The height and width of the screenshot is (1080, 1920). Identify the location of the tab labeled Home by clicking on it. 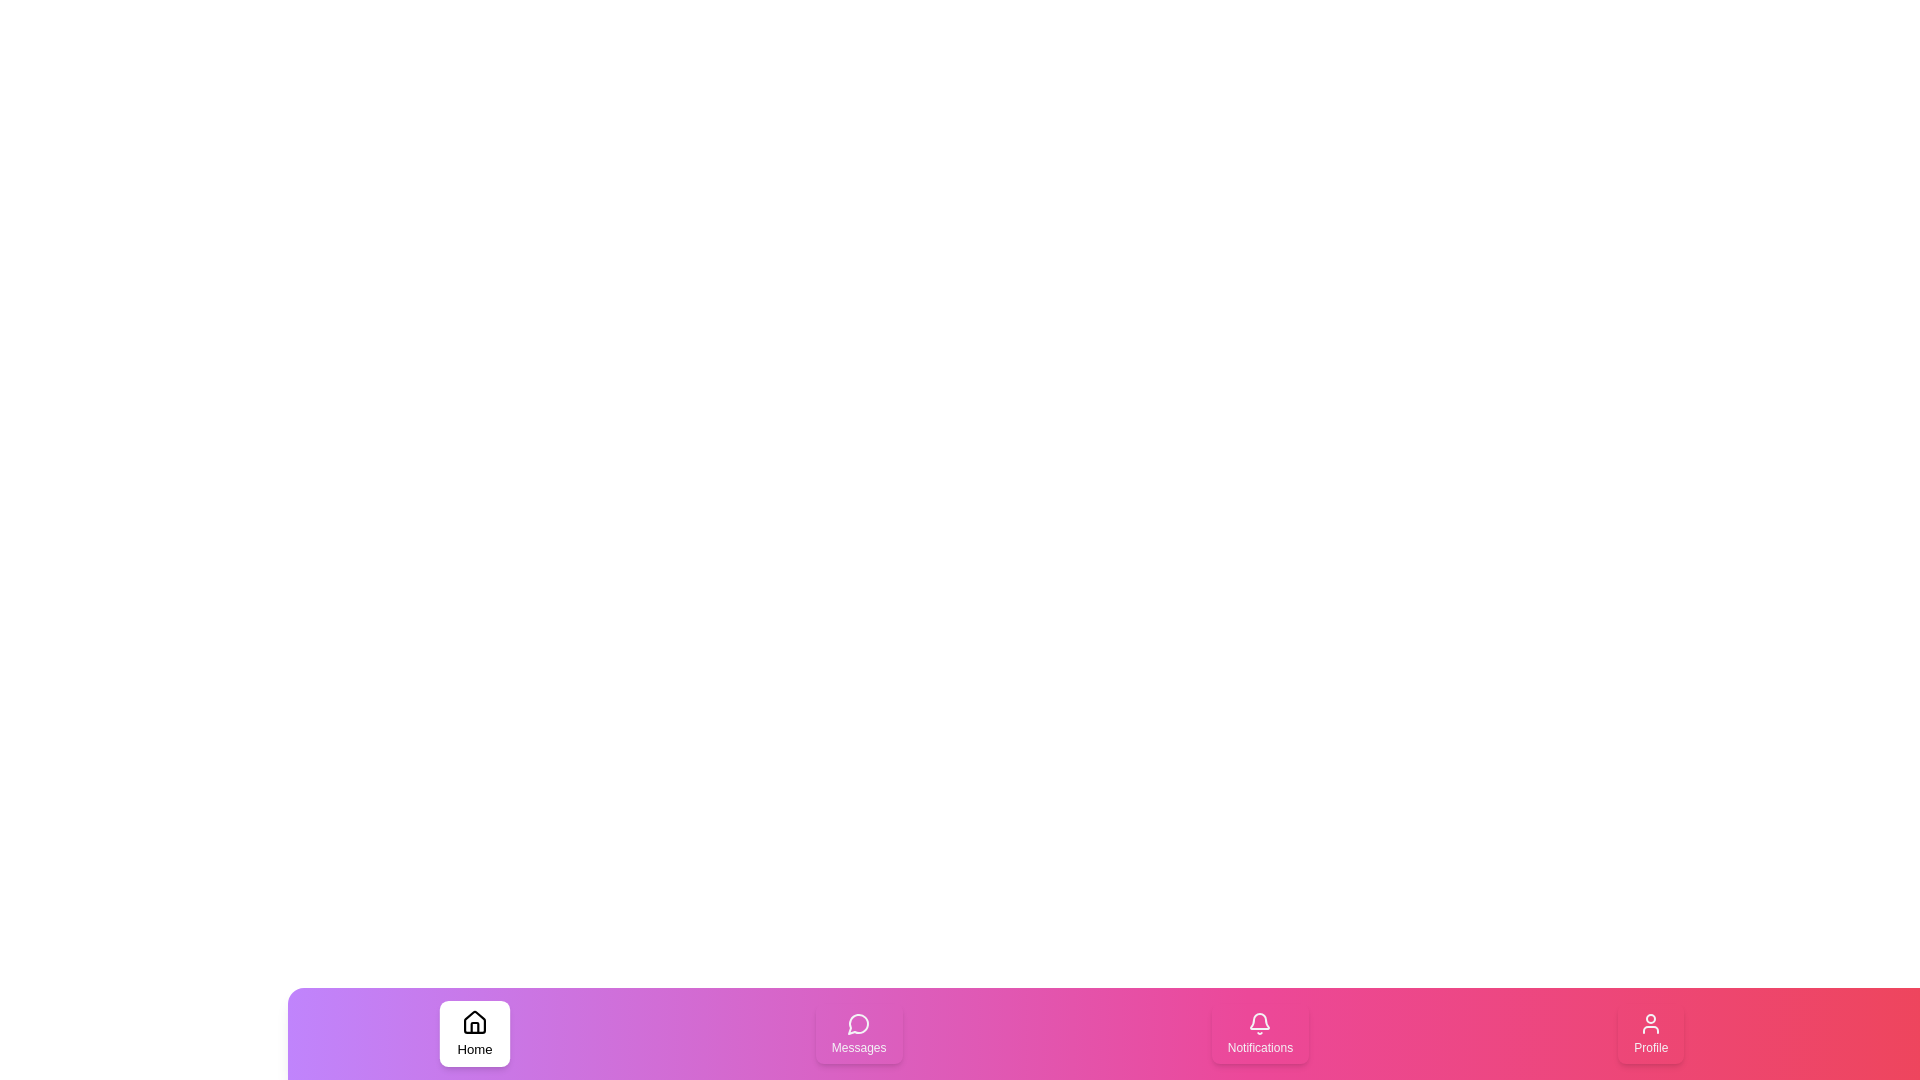
(473, 1033).